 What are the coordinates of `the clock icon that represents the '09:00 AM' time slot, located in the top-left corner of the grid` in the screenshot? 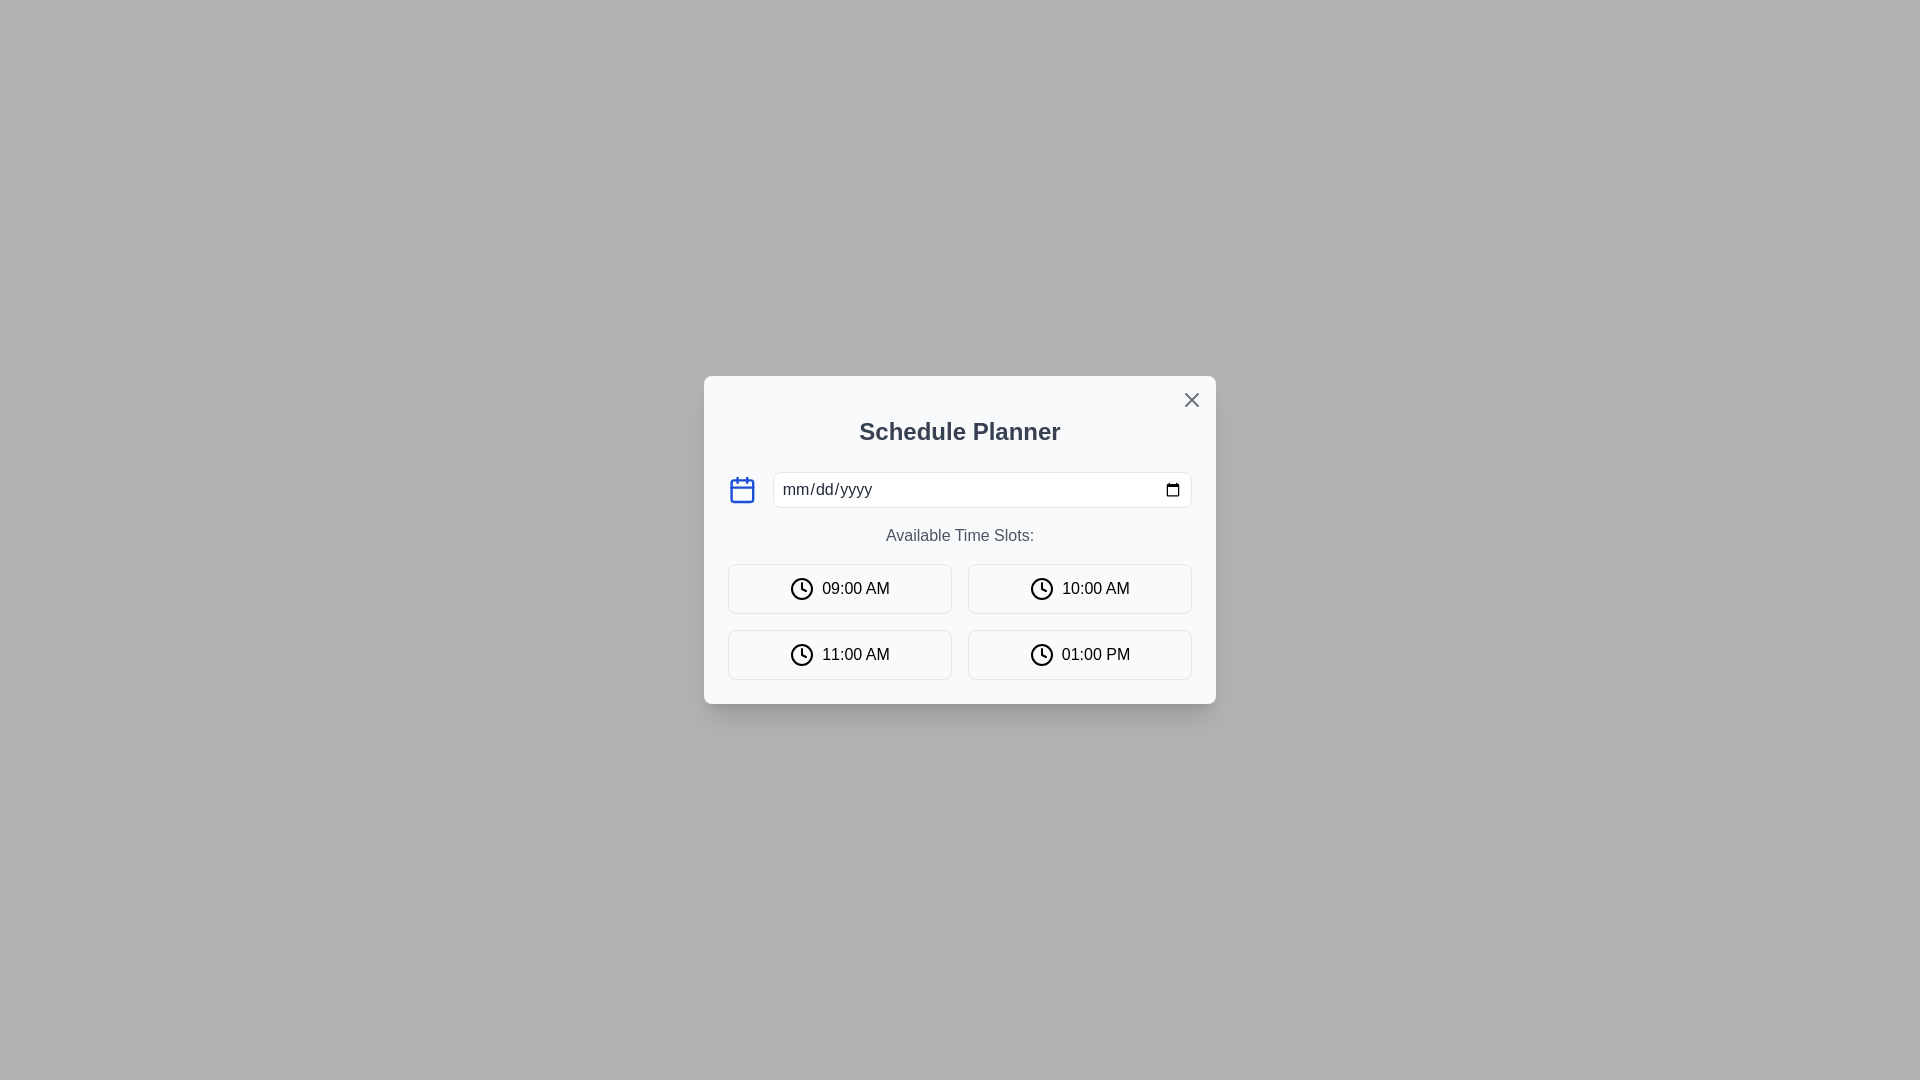 It's located at (802, 588).